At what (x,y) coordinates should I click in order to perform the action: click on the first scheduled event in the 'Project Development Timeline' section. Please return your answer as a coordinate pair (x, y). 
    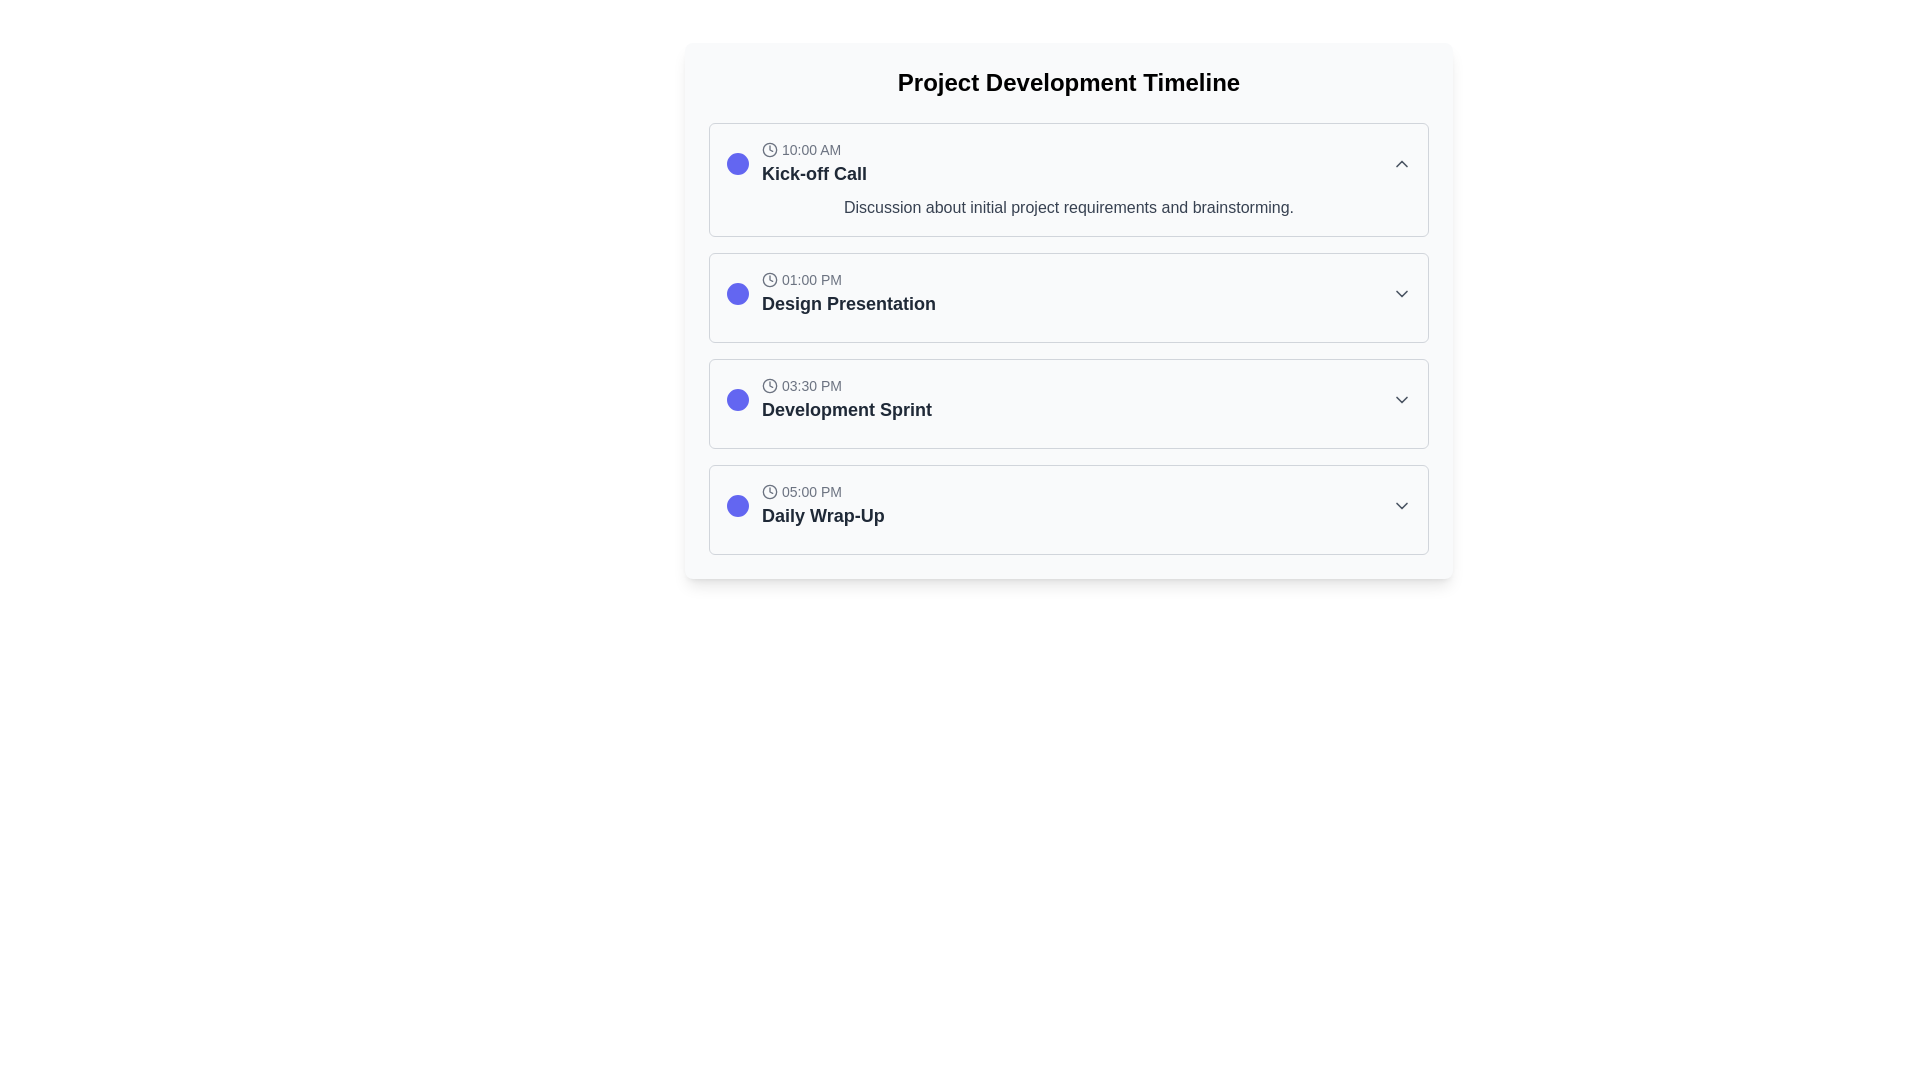
    Looking at the image, I should click on (795, 163).